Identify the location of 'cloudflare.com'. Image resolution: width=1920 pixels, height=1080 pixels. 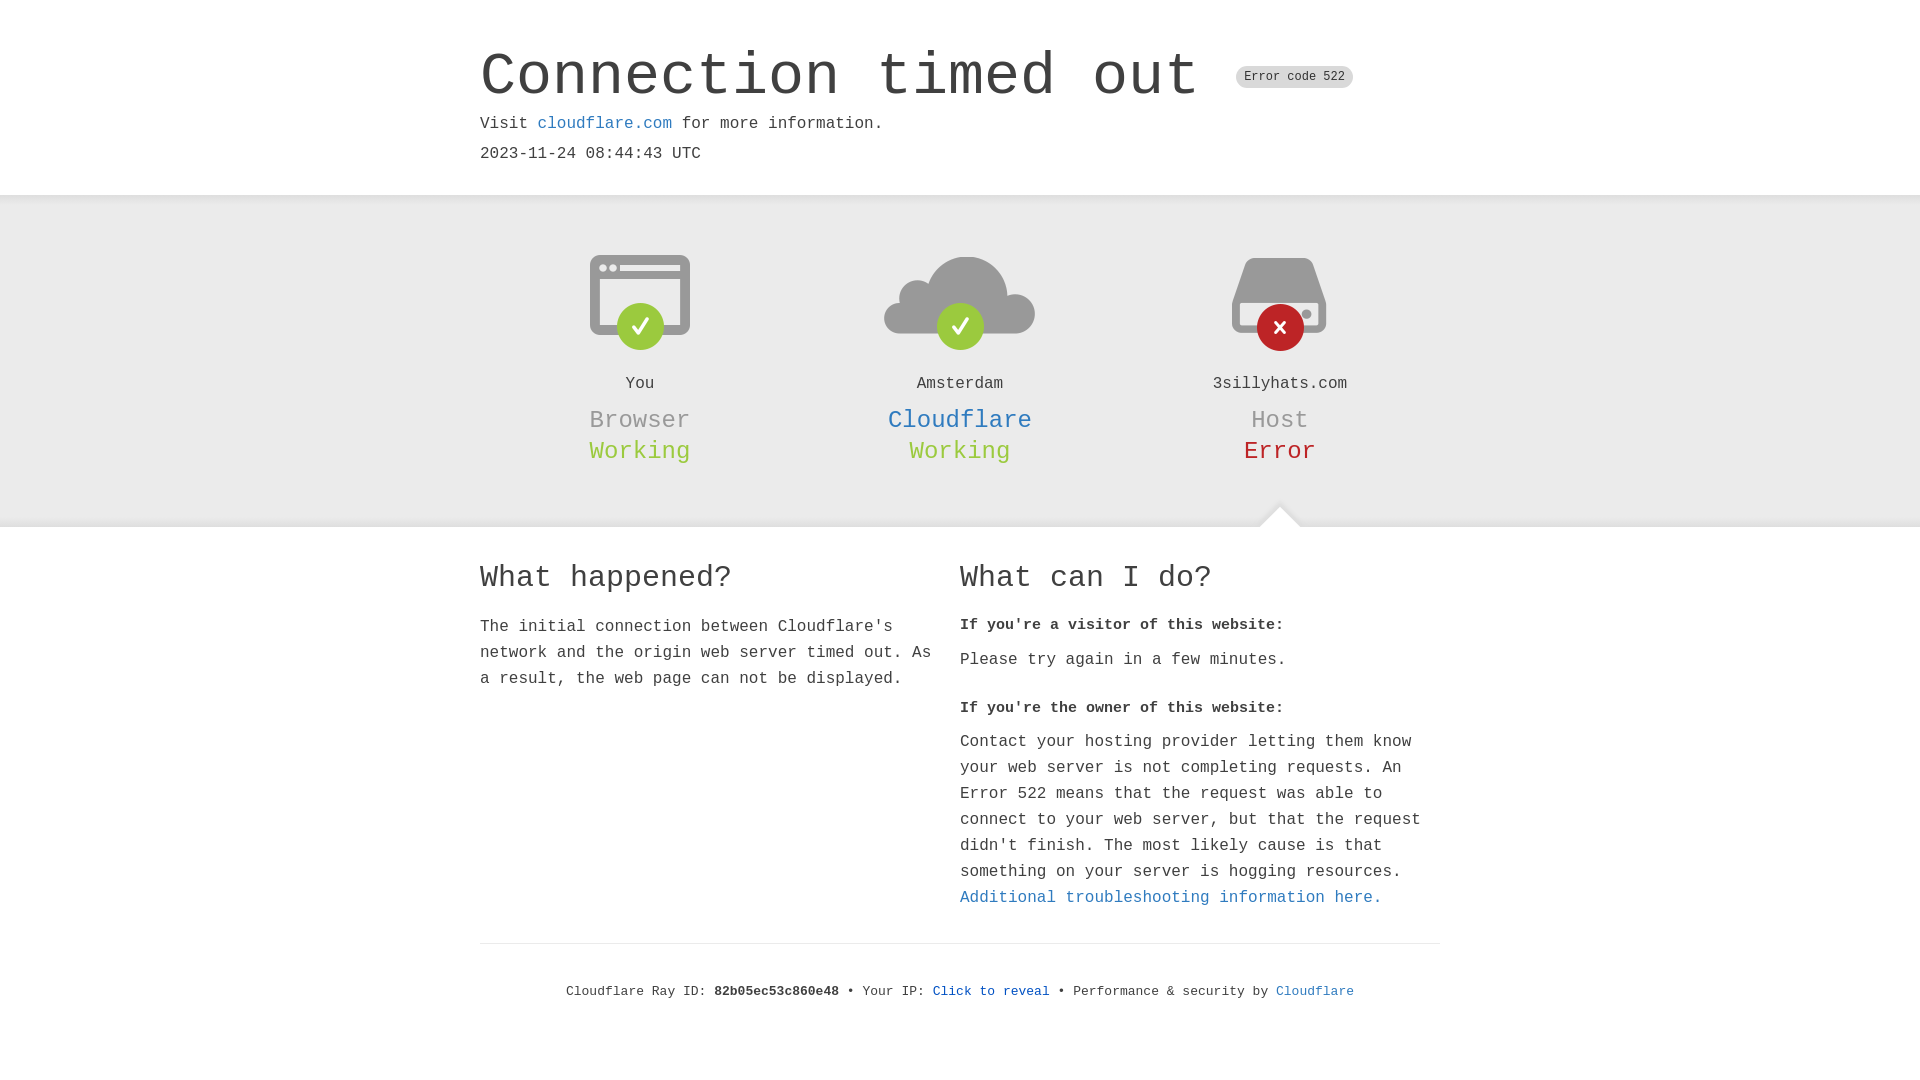
(603, 123).